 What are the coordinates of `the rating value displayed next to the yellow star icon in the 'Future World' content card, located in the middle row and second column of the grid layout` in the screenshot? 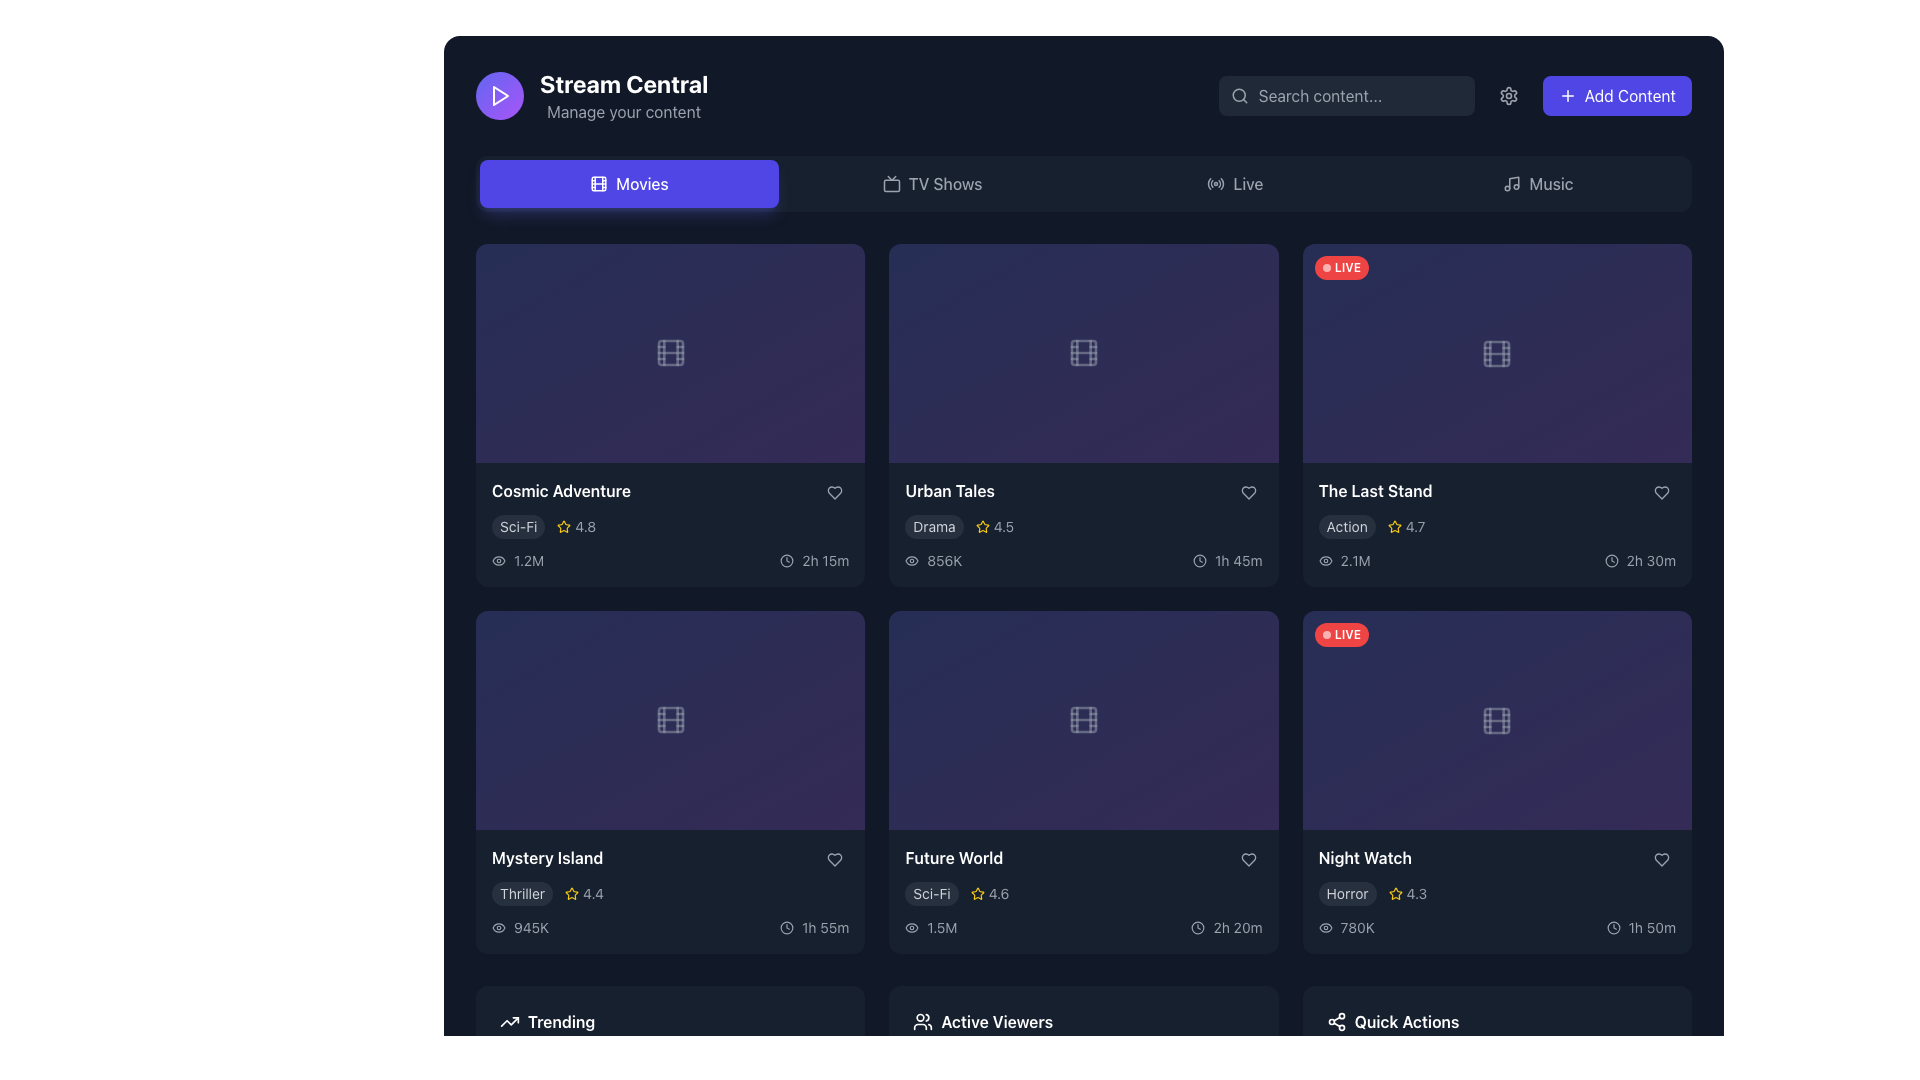 It's located at (998, 893).